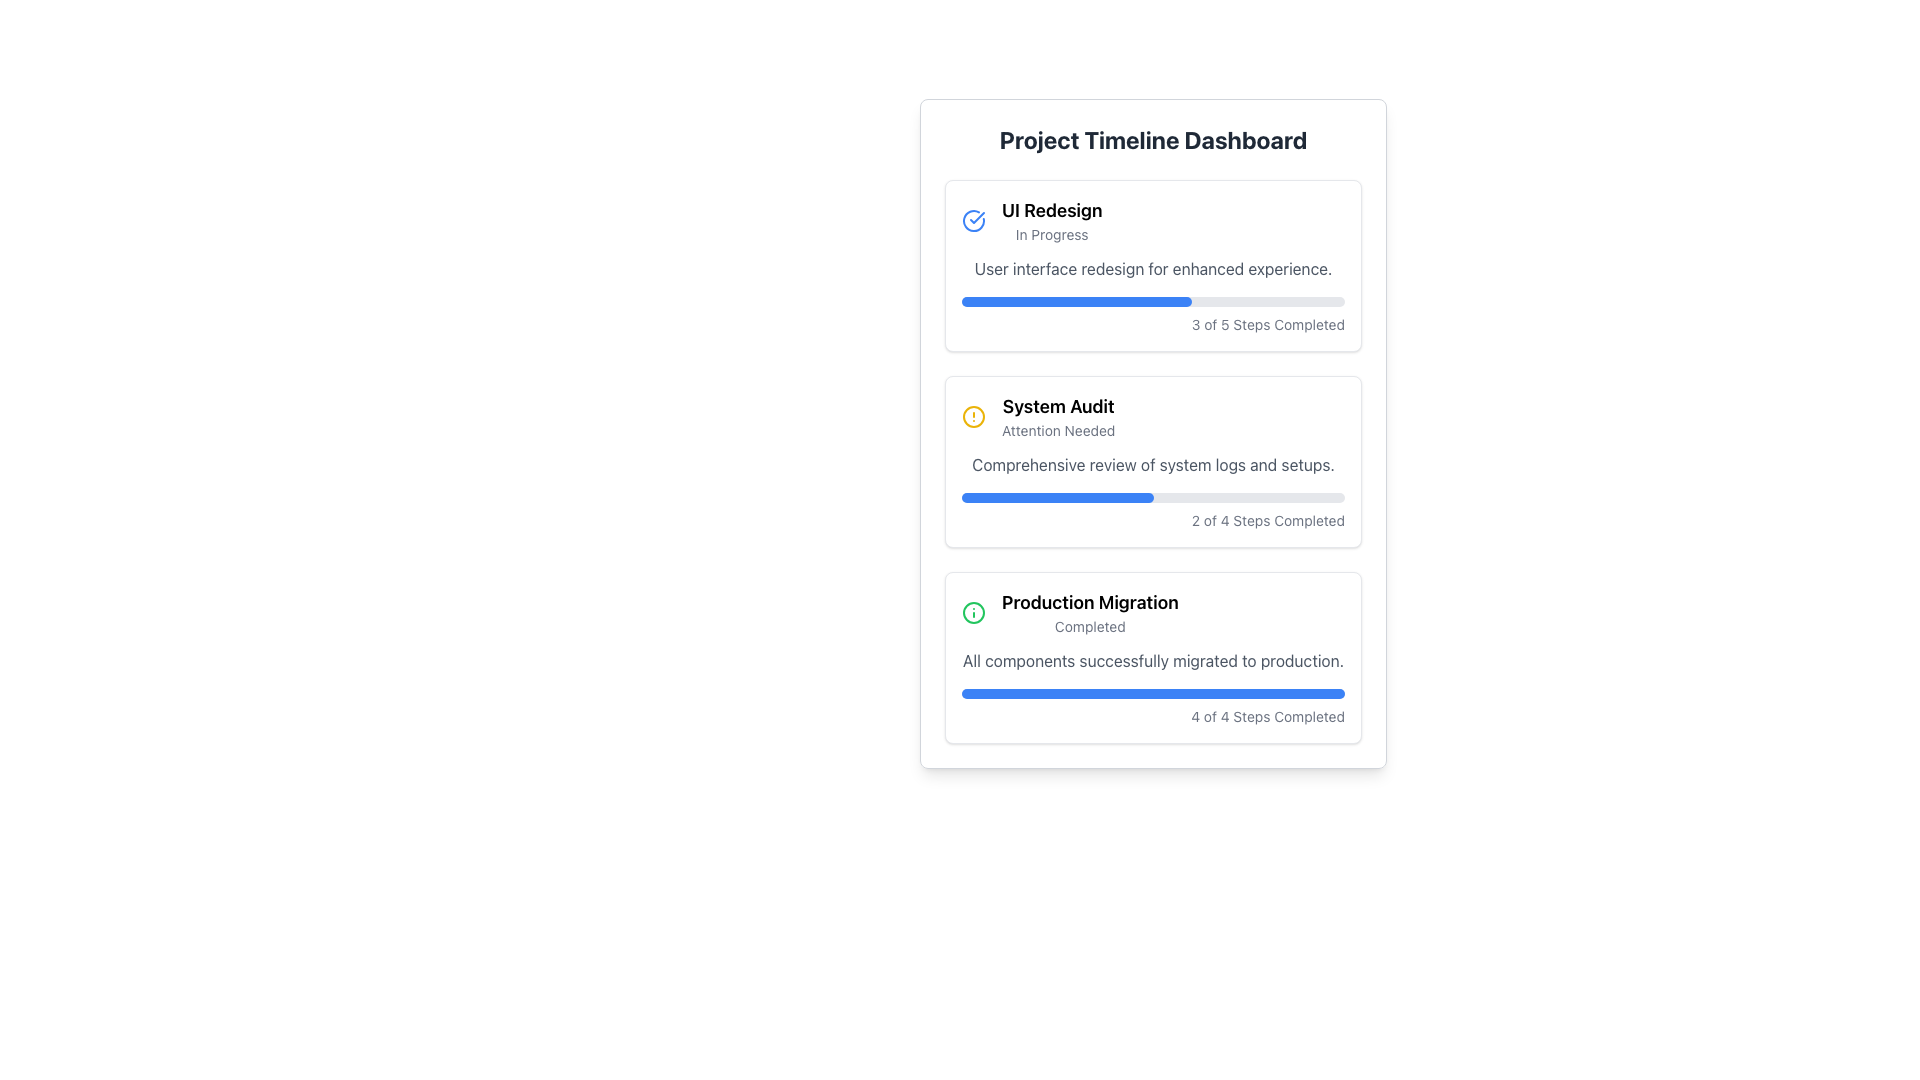 The width and height of the screenshot is (1920, 1080). What do you see at coordinates (1075, 301) in the screenshot?
I see `the progress bar indicating 60% completion located below the 'UI Redesign' header and above the step count text in the first activity card` at bounding box center [1075, 301].